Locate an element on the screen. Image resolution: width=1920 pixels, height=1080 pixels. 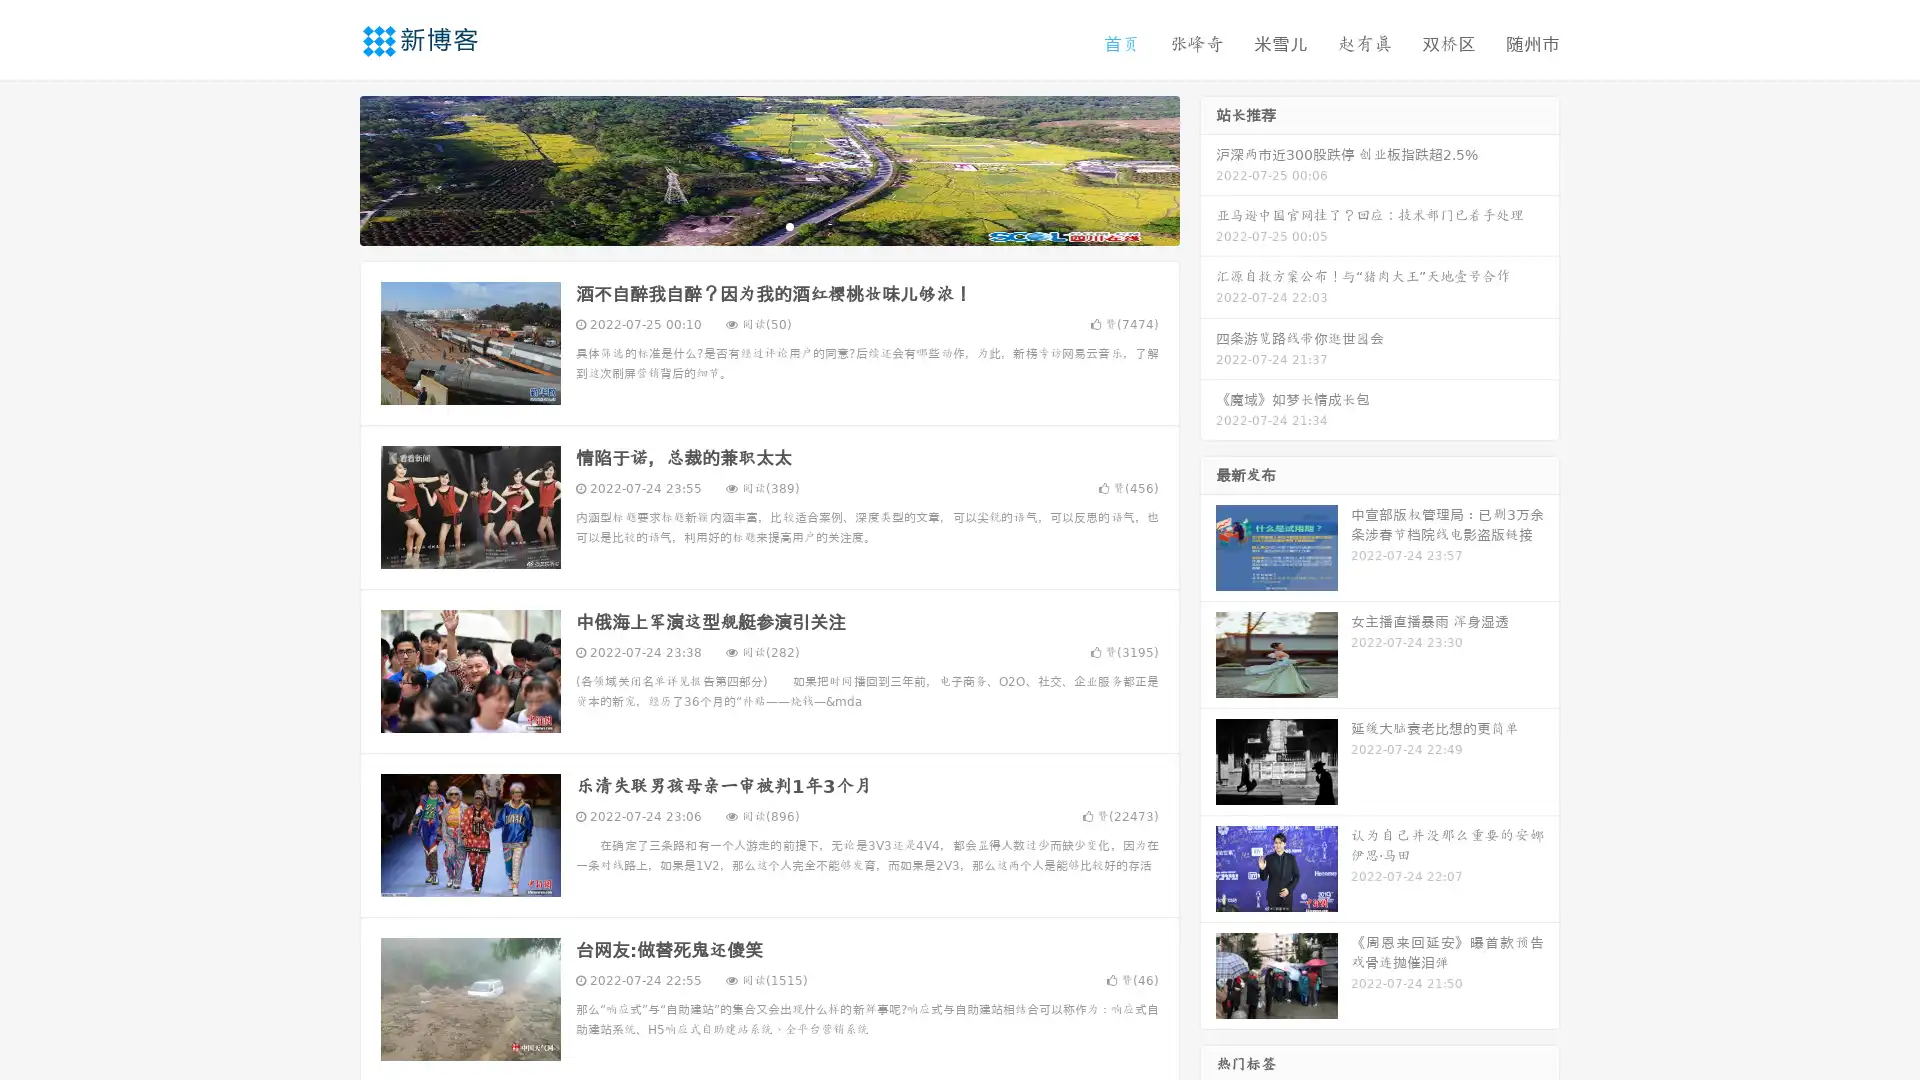
Go to slide 2 is located at coordinates (768, 225).